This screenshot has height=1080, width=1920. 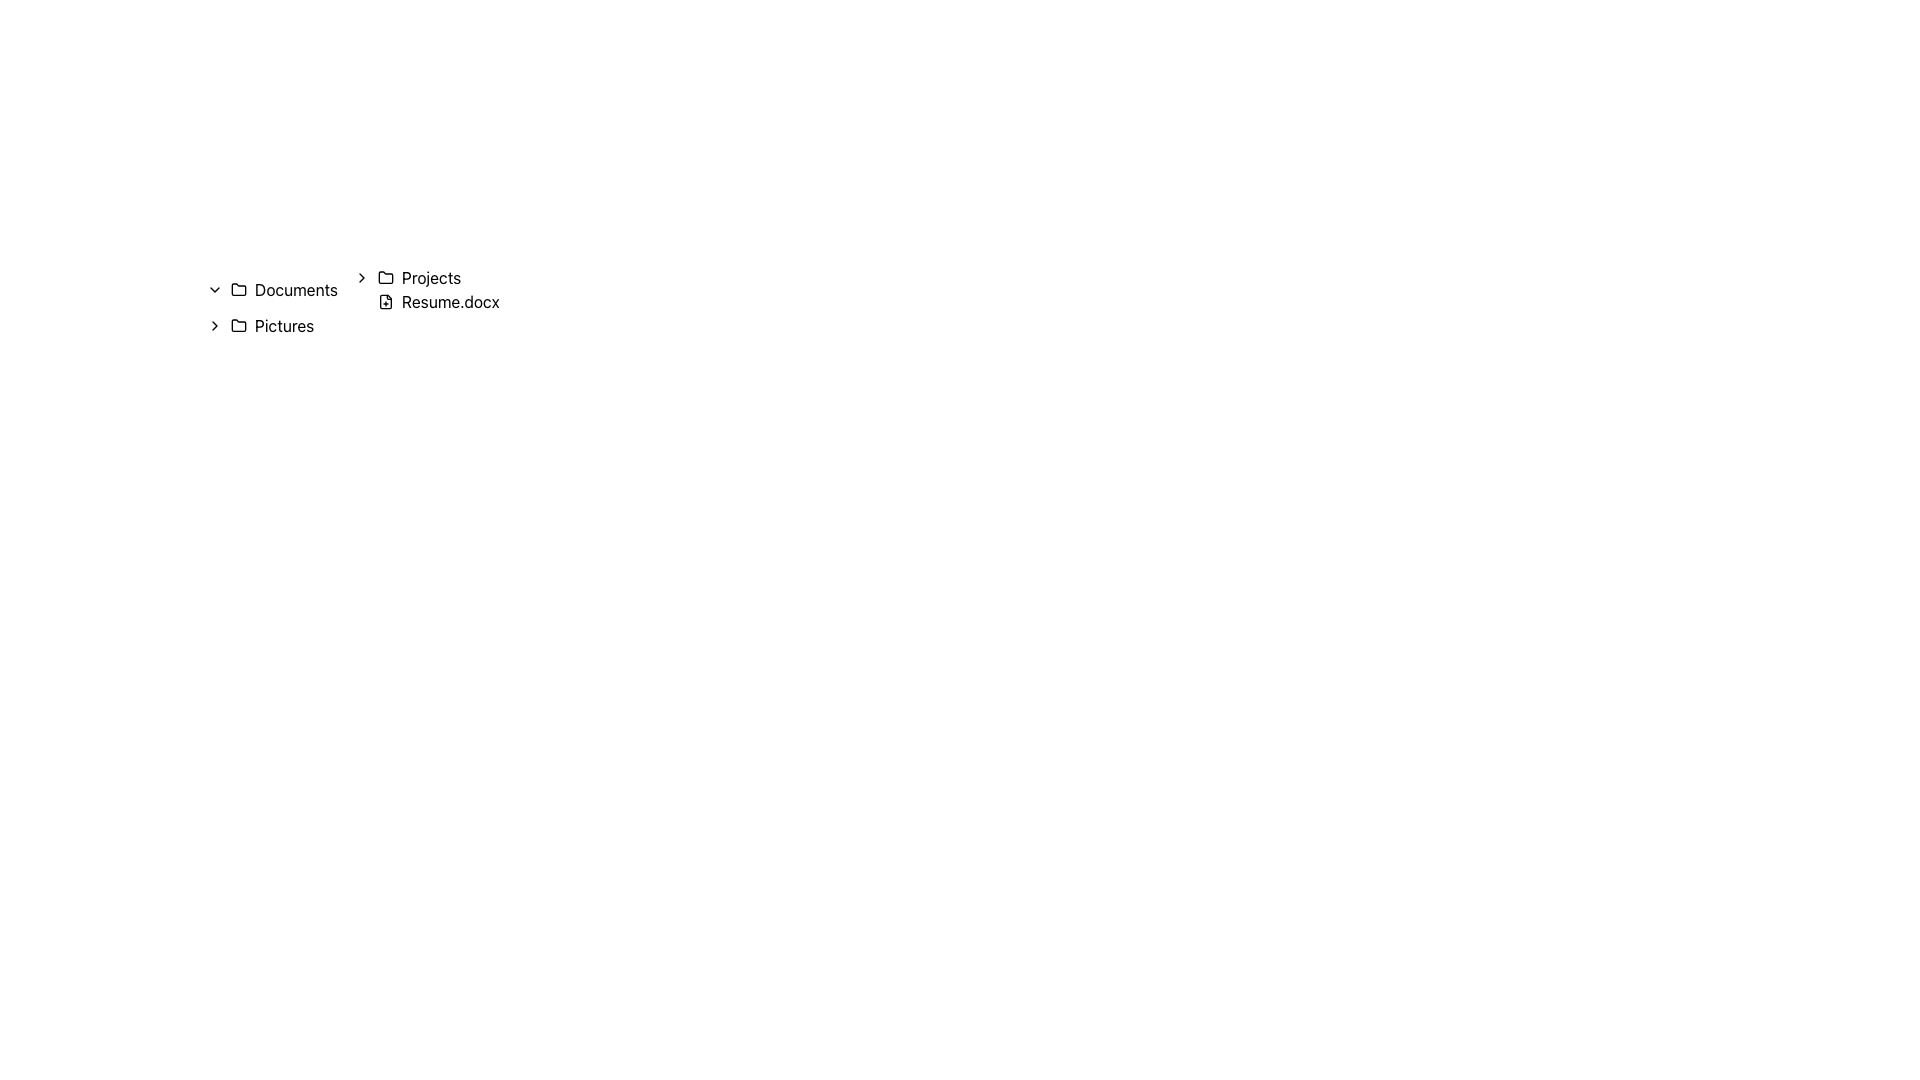 What do you see at coordinates (239, 289) in the screenshot?
I see `the folder icon located next to the 'Documents' text` at bounding box center [239, 289].